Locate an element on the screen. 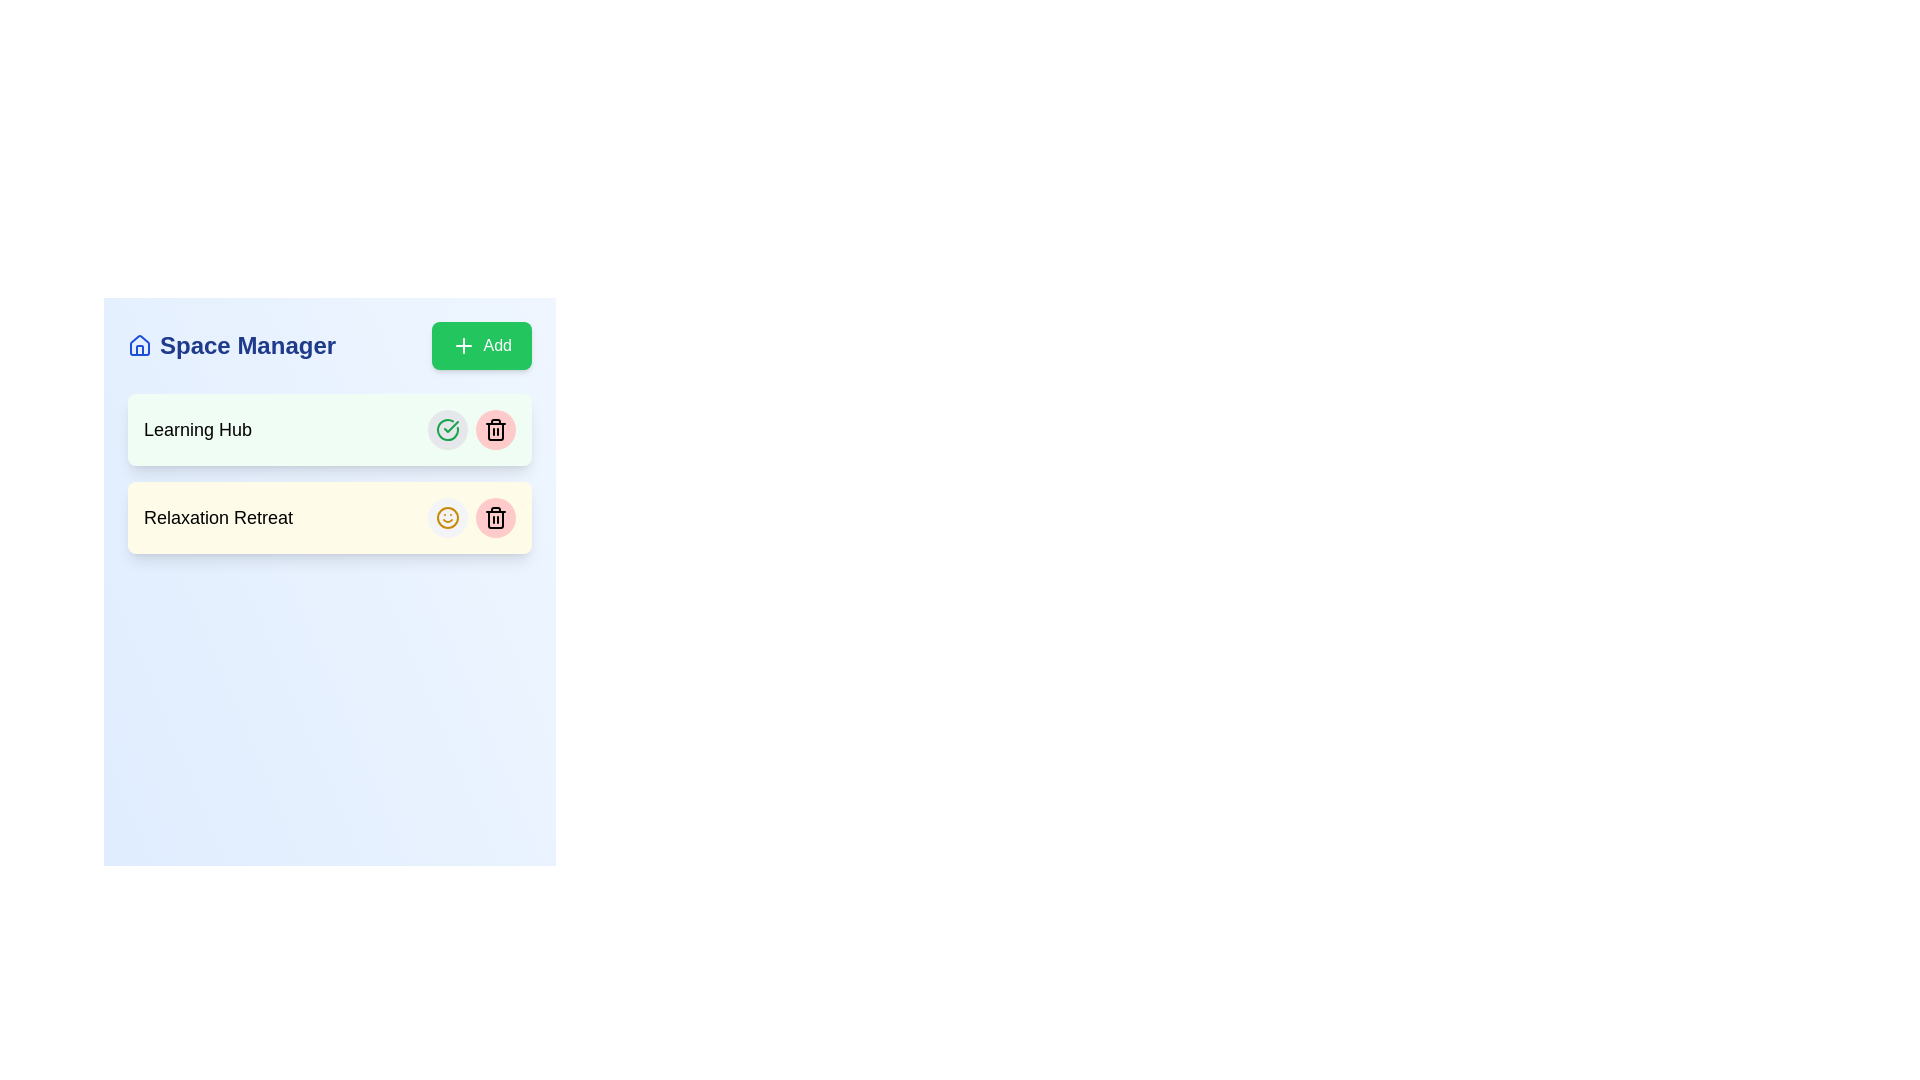 Image resolution: width=1920 pixels, height=1080 pixels. the 'Space Manager' label that displays a blue house icon and the text 'Space Manager' in bold blue font is located at coordinates (232, 345).